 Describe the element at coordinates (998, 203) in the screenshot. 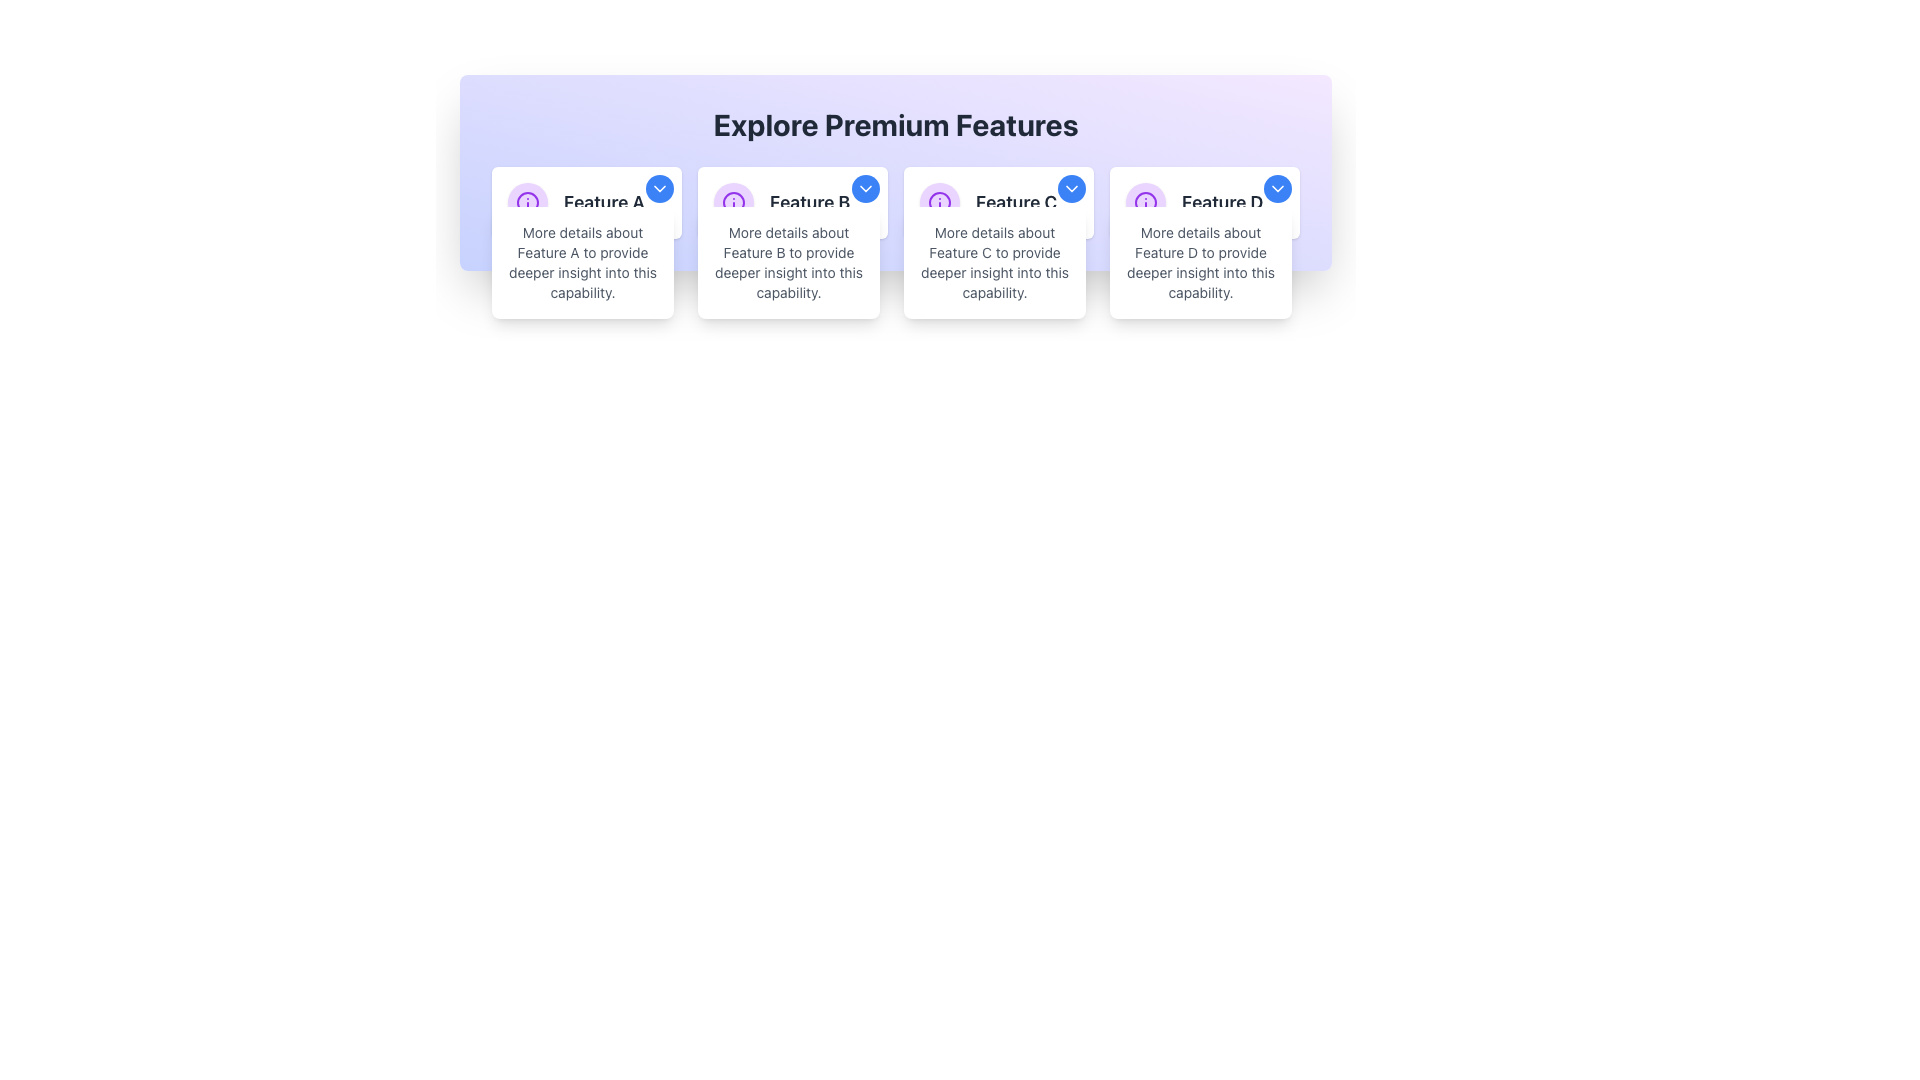

I see `the Feature Card titled 'Feature C', which is the third card from the left in a horizontal grid of four items` at that location.